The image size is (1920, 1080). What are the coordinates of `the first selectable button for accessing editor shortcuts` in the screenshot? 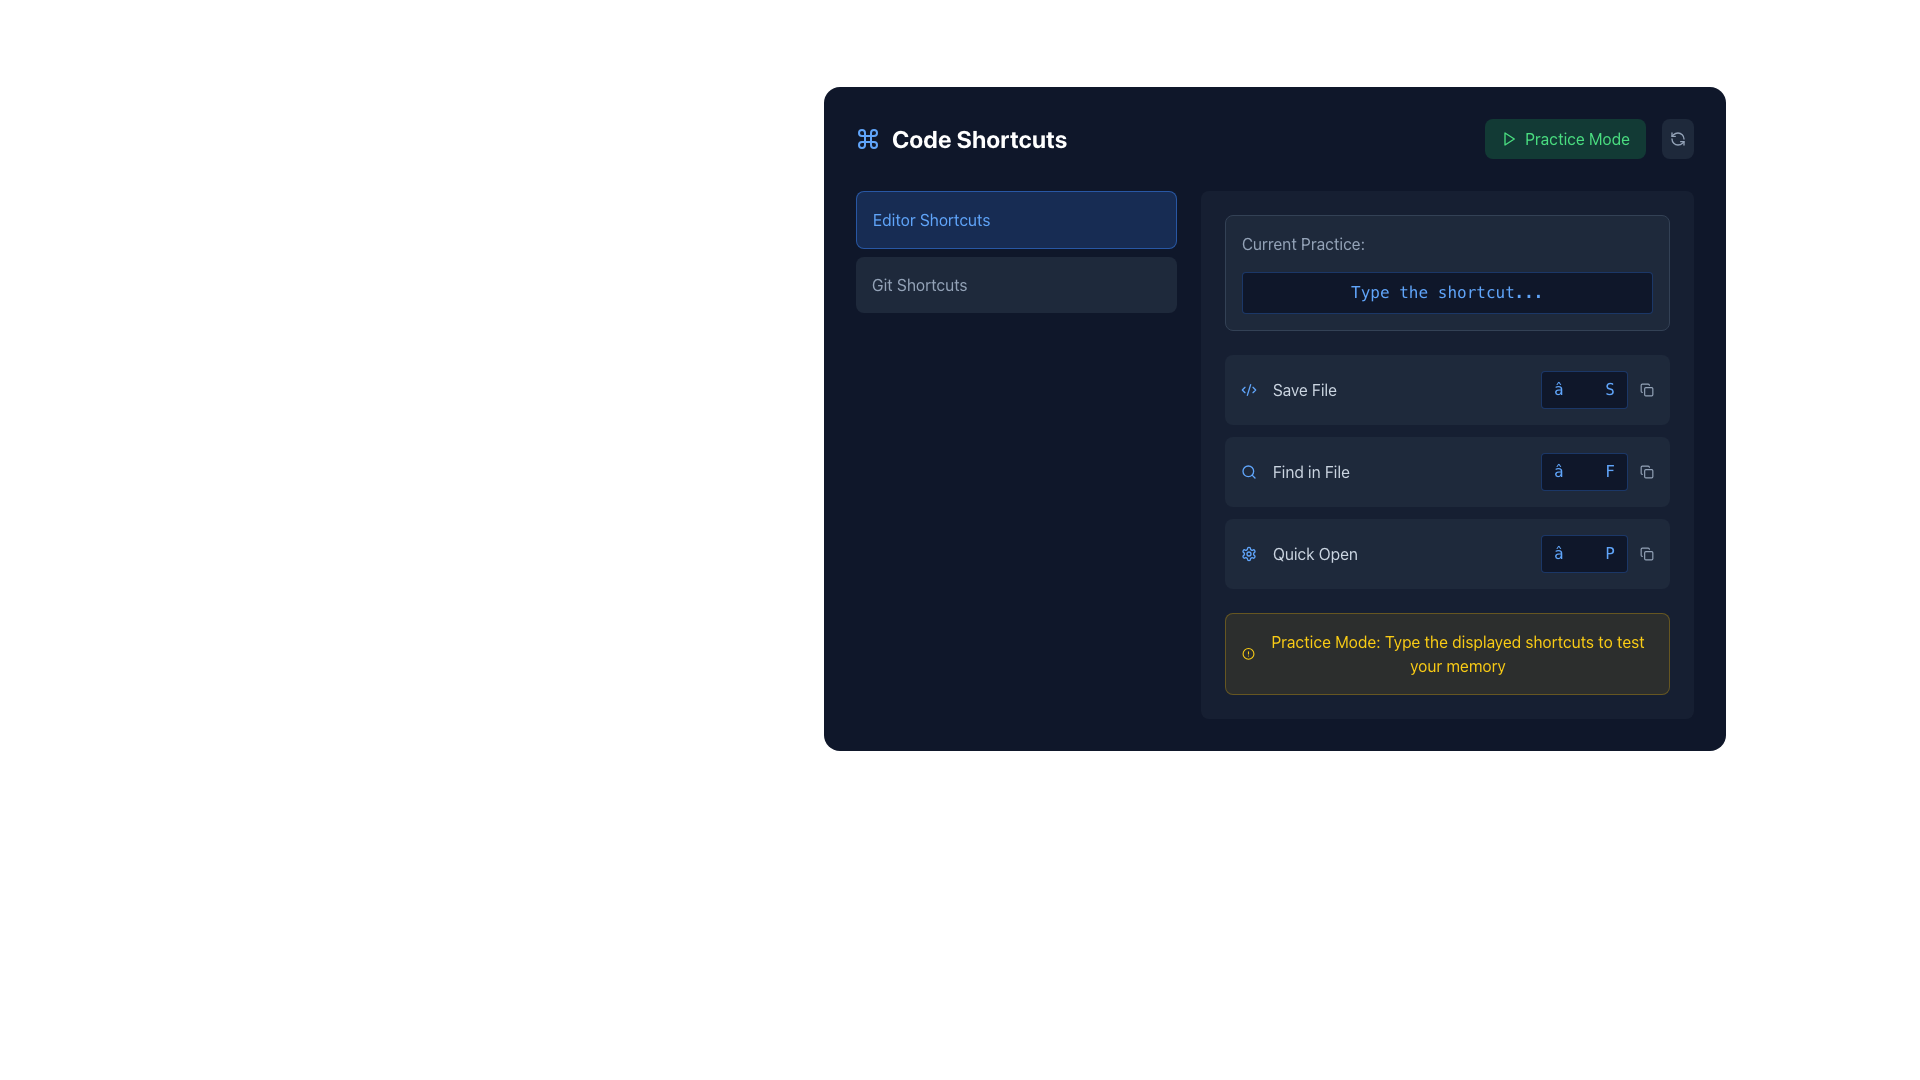 It's located at (1016, 219).